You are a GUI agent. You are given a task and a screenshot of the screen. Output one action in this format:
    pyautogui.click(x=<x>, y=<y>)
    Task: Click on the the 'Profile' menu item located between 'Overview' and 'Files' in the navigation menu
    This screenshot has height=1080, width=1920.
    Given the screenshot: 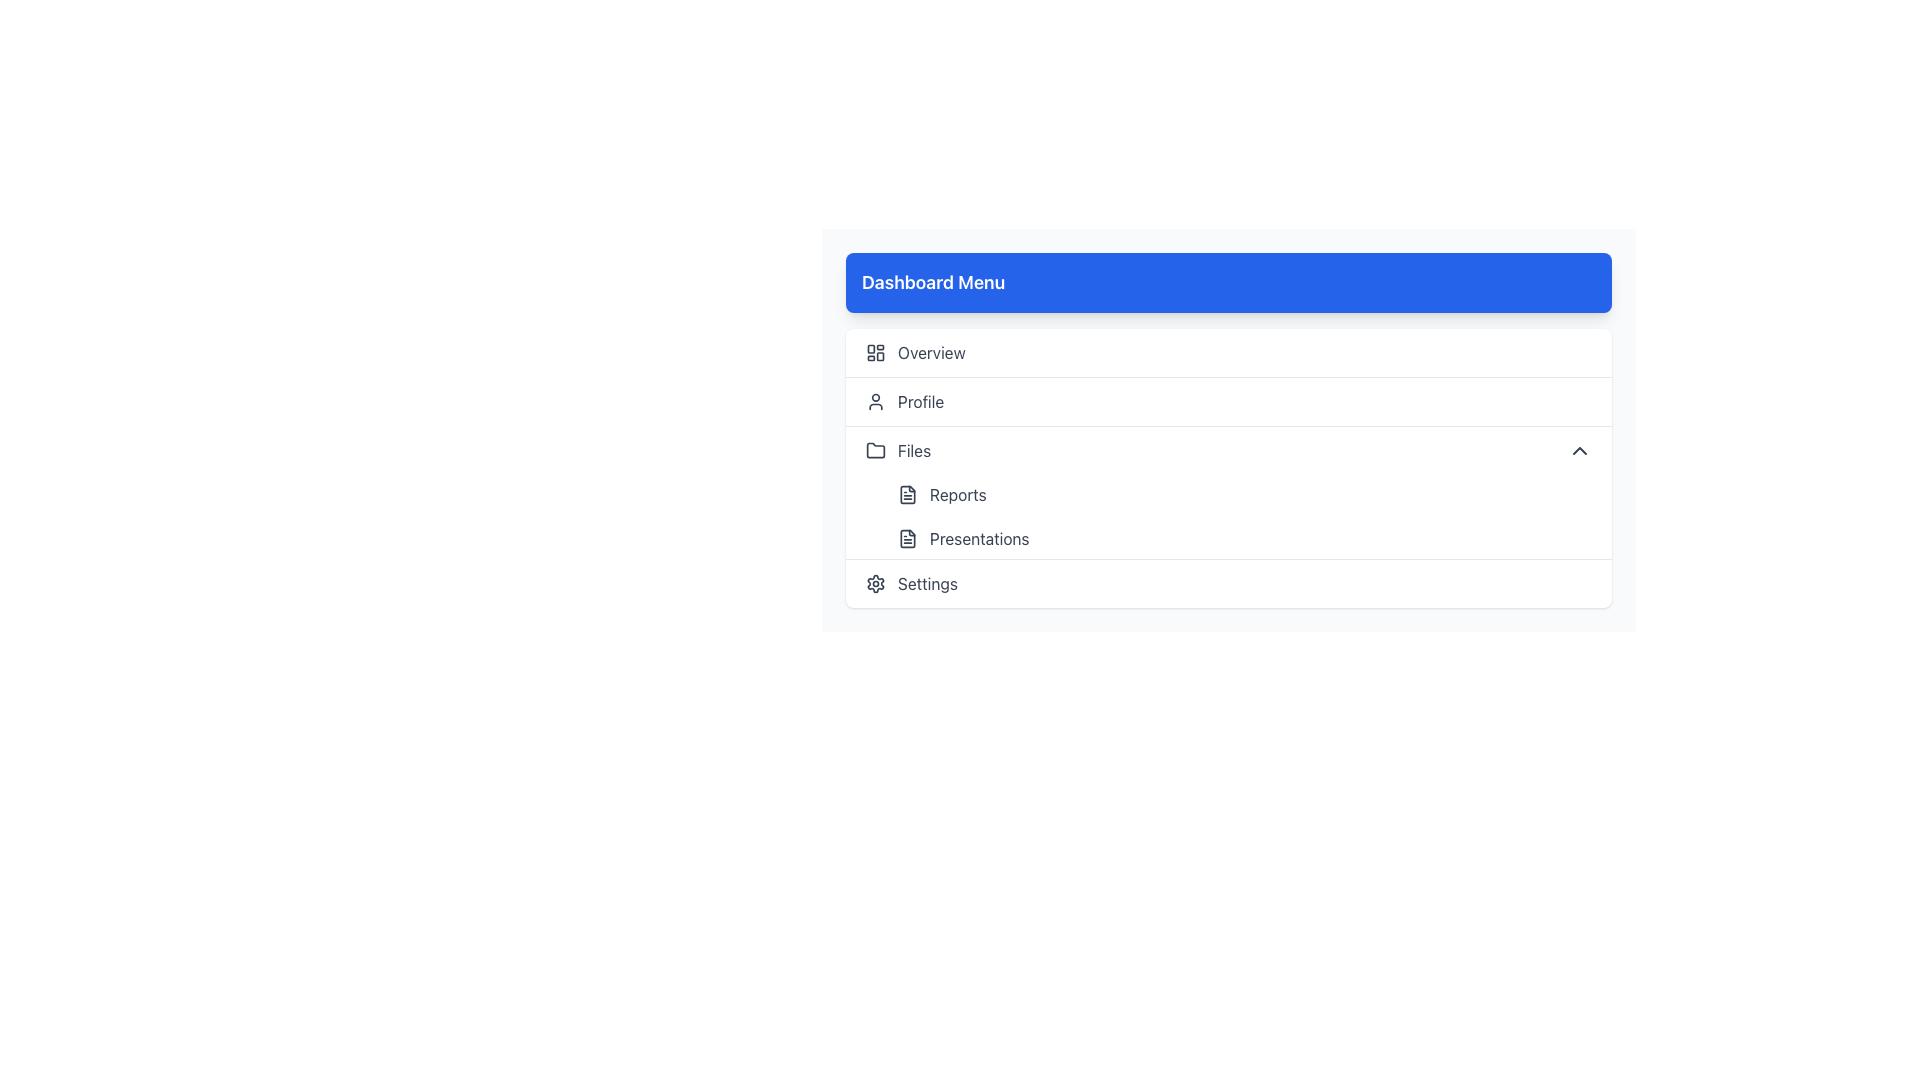 What is the action you would take?
    pyautogui.click(x=1227, y=401)
    